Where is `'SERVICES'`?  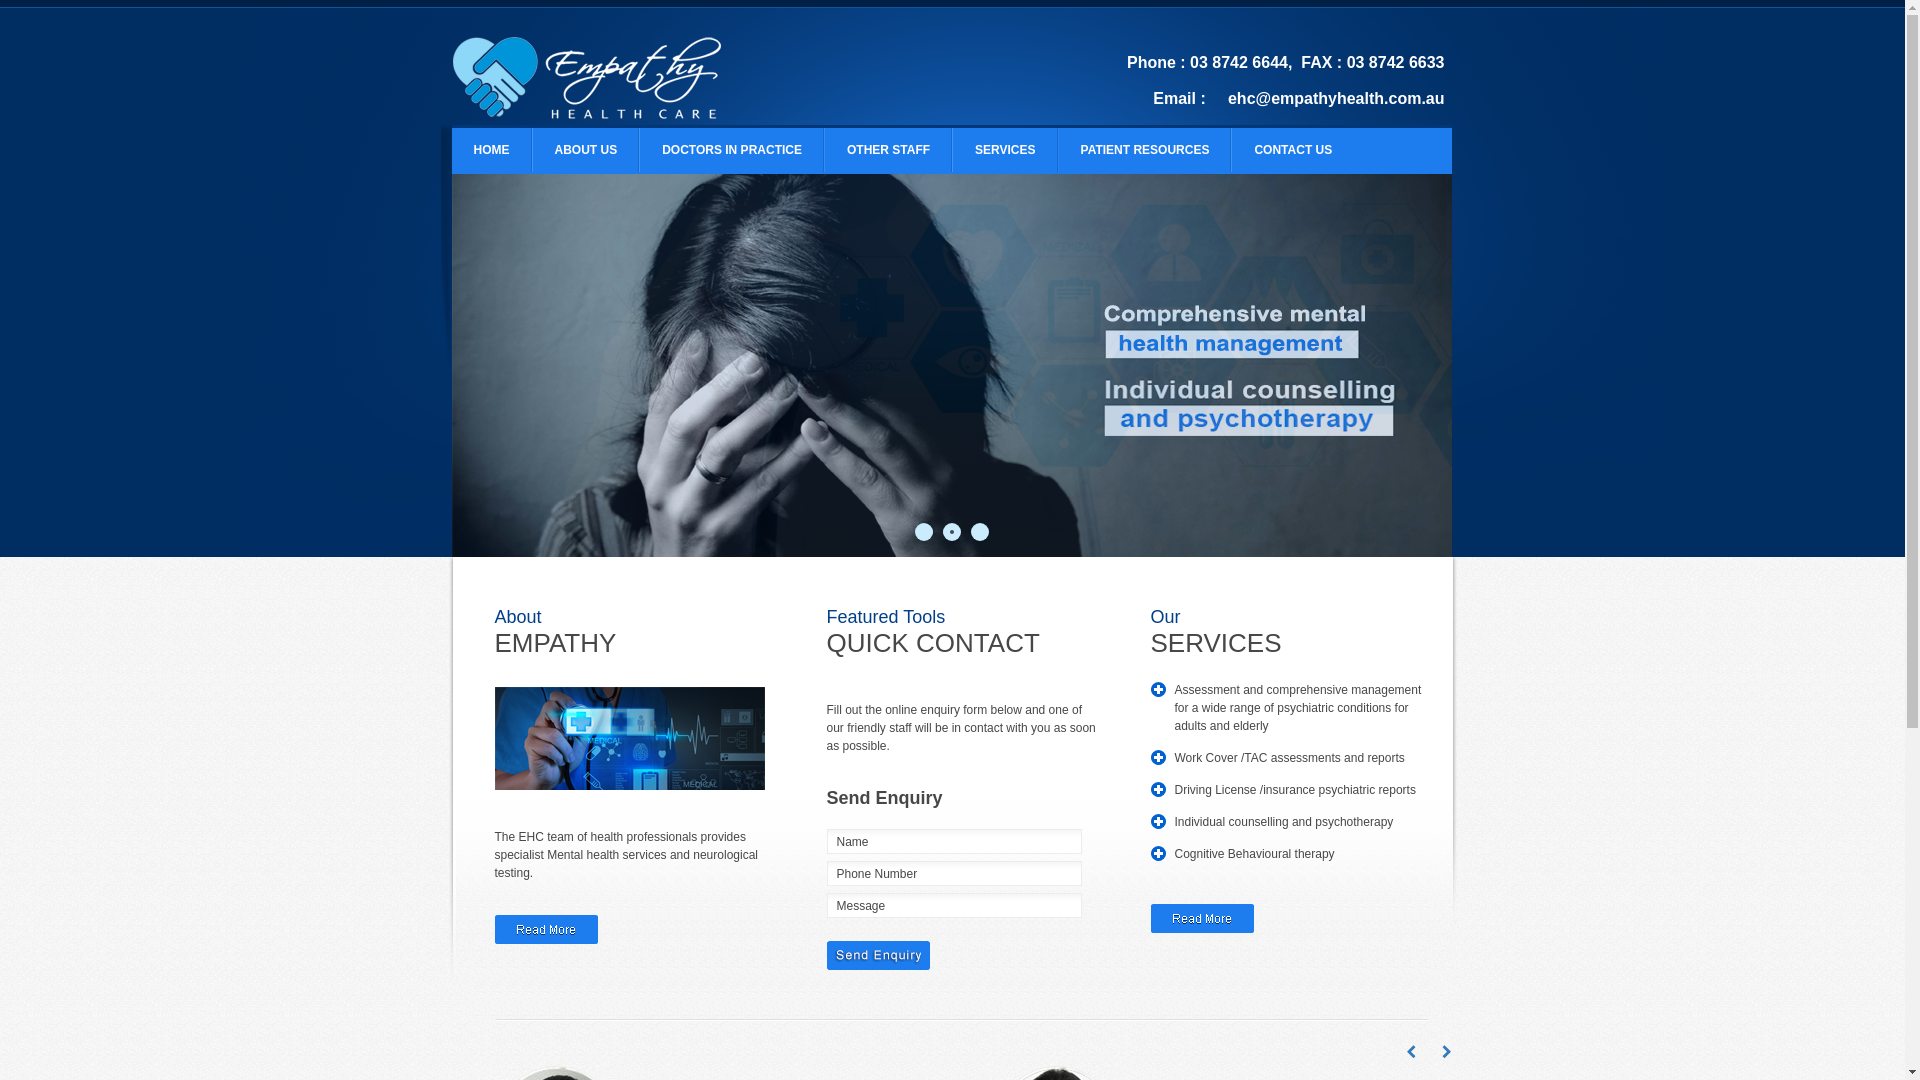
'SERVICES' is located at coordinates (1004, 149).